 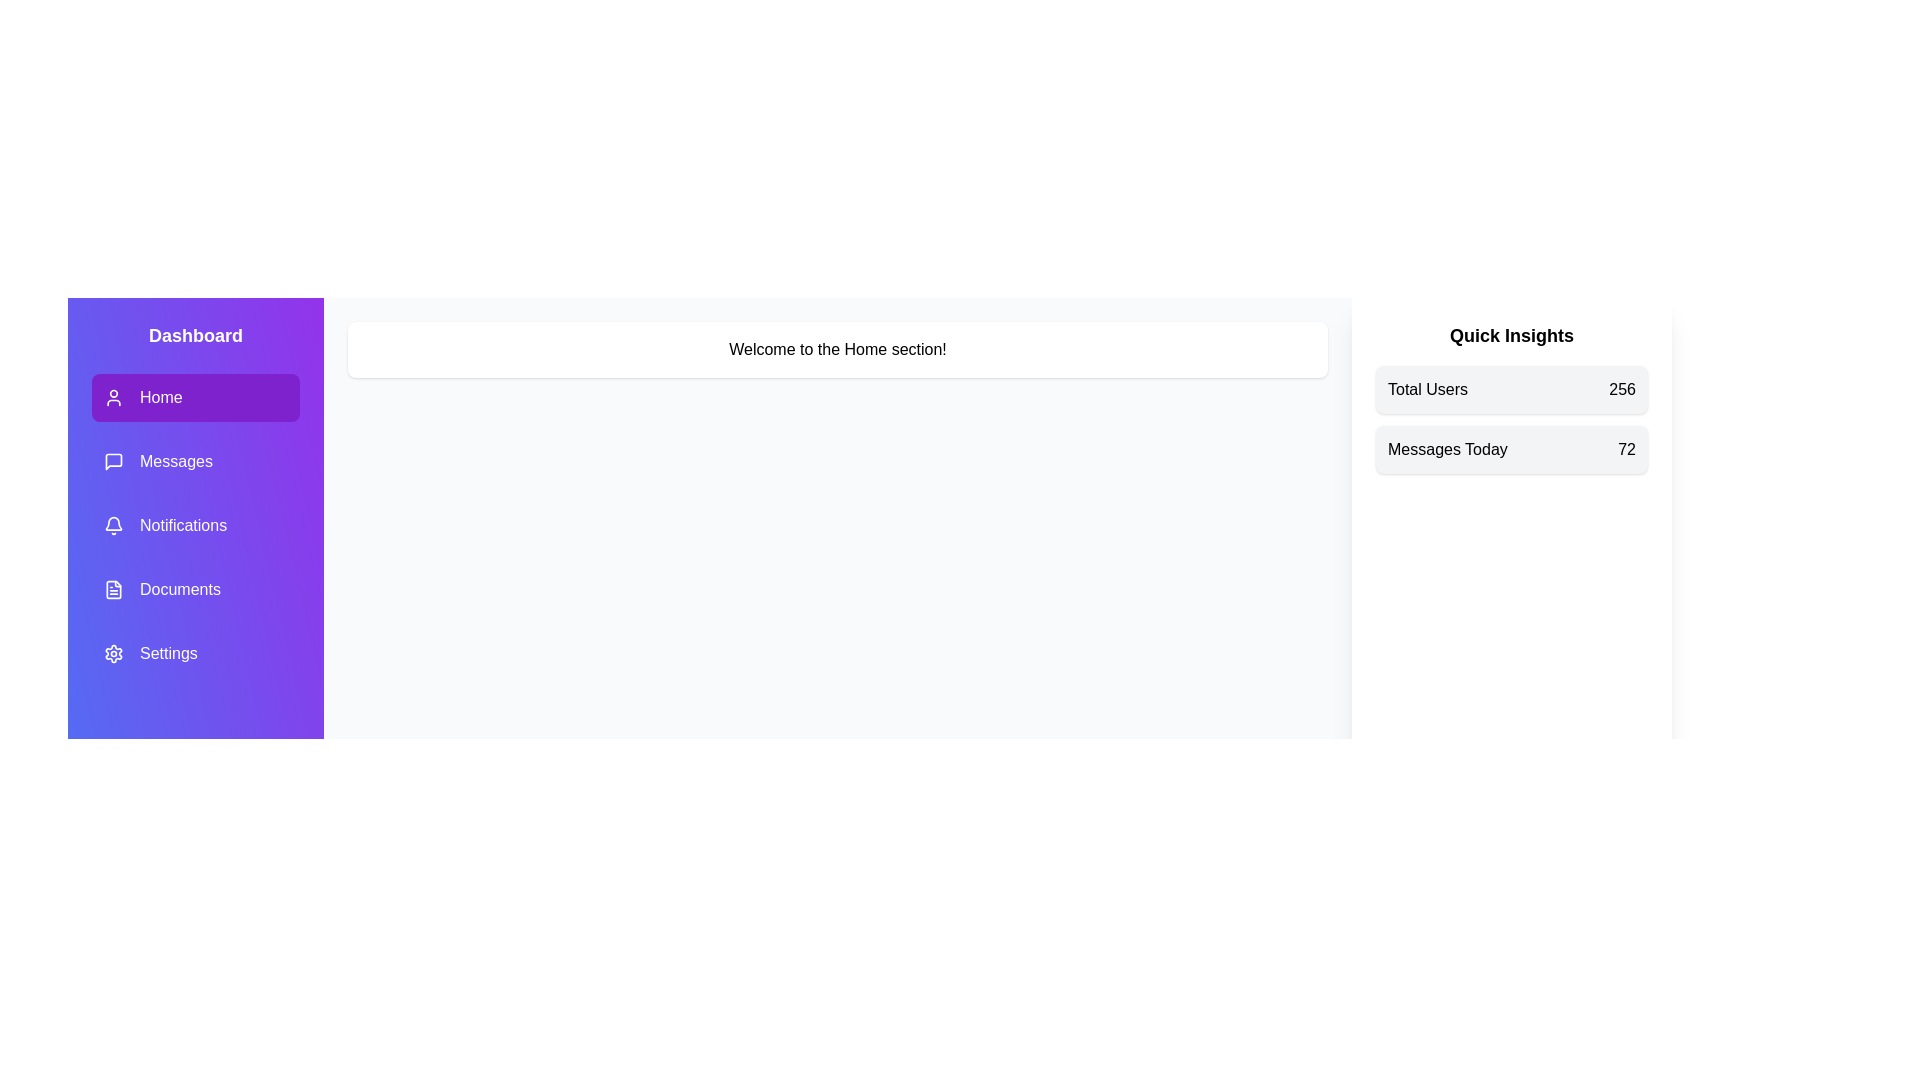 I want to click on the document icon in the vertical menu located before the 'Documents' label, which is the fourth item in the menu, so click(x=113, y=589).